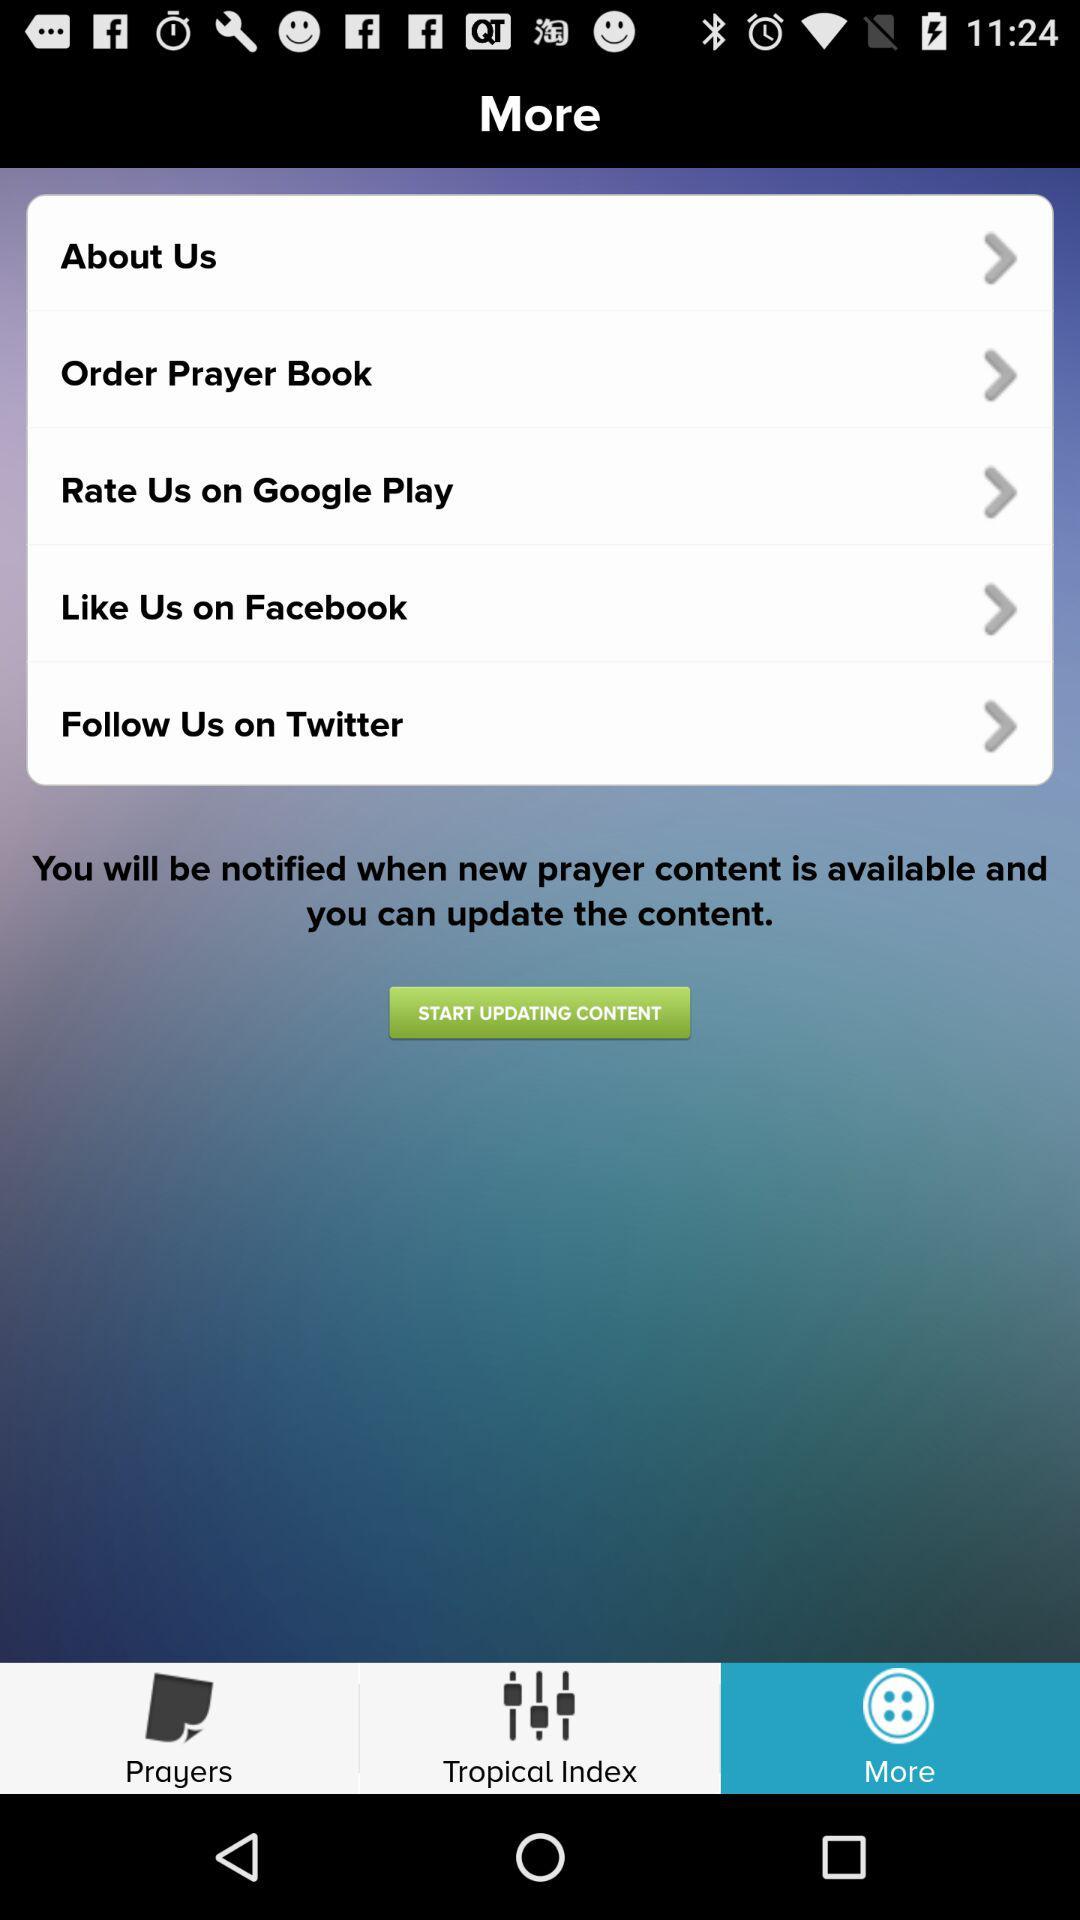  What do you see at coordinates (538, 1012) in the screenshot?
I see `content` at bounding box center [538, 1012].